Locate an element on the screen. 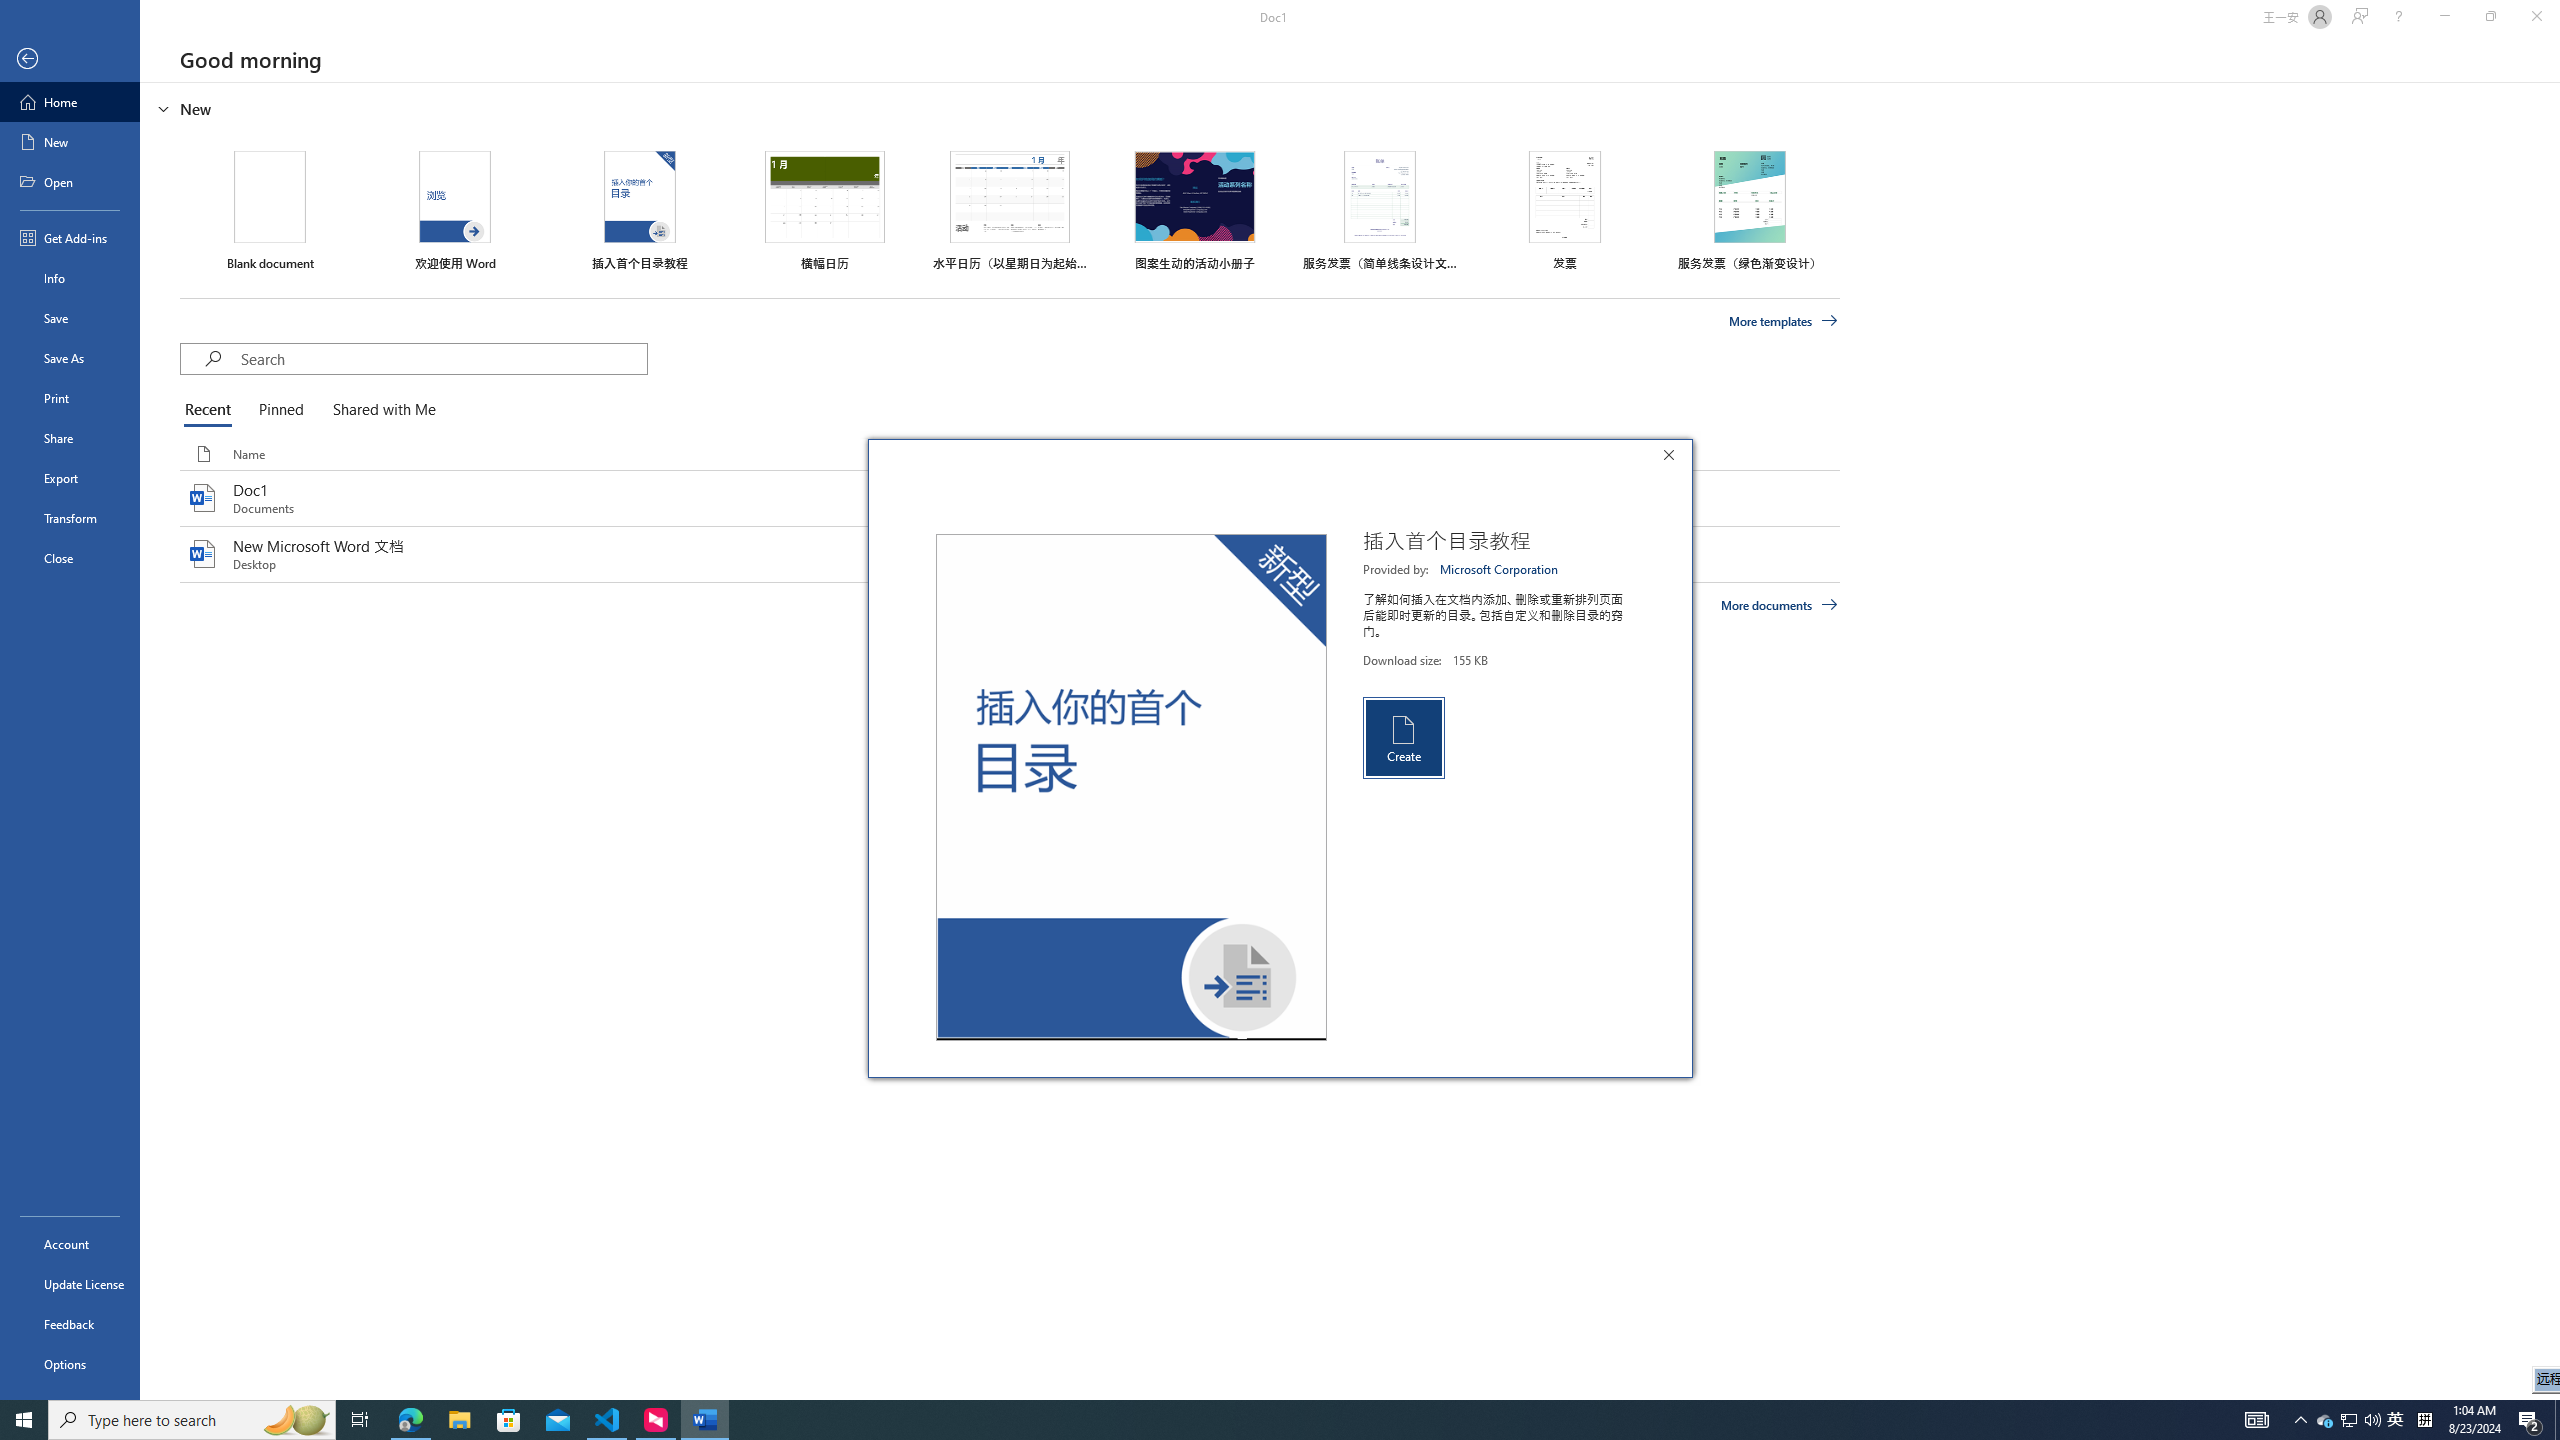  'Get Add-ins' is located at coordinates (69, 237).